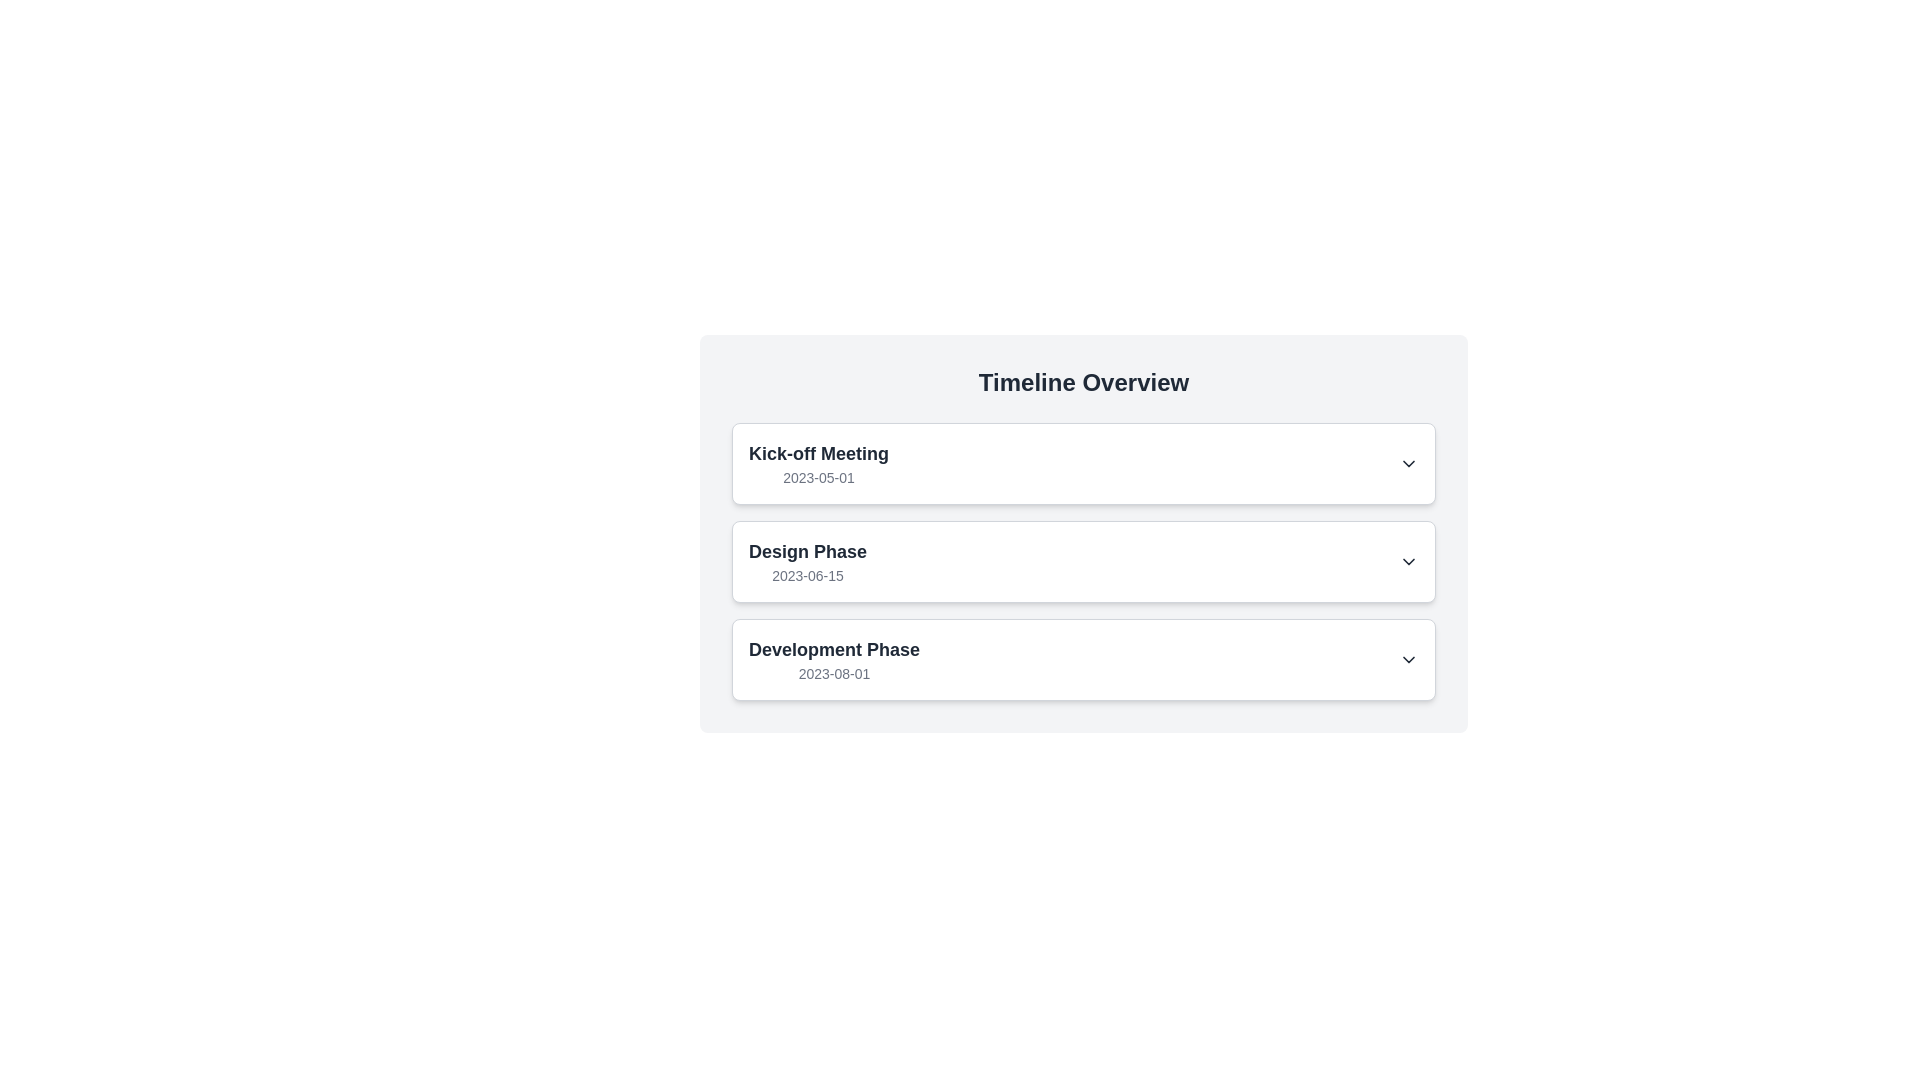 This screenshot has height=1080, width=1920. Describe the element at coordinates (807, 551) in the screenshot. I see `the text label displaying the current phase's name in the 'Timeline Overview', which is the second item in the list, located above the date '2023-06-15'` at that location.